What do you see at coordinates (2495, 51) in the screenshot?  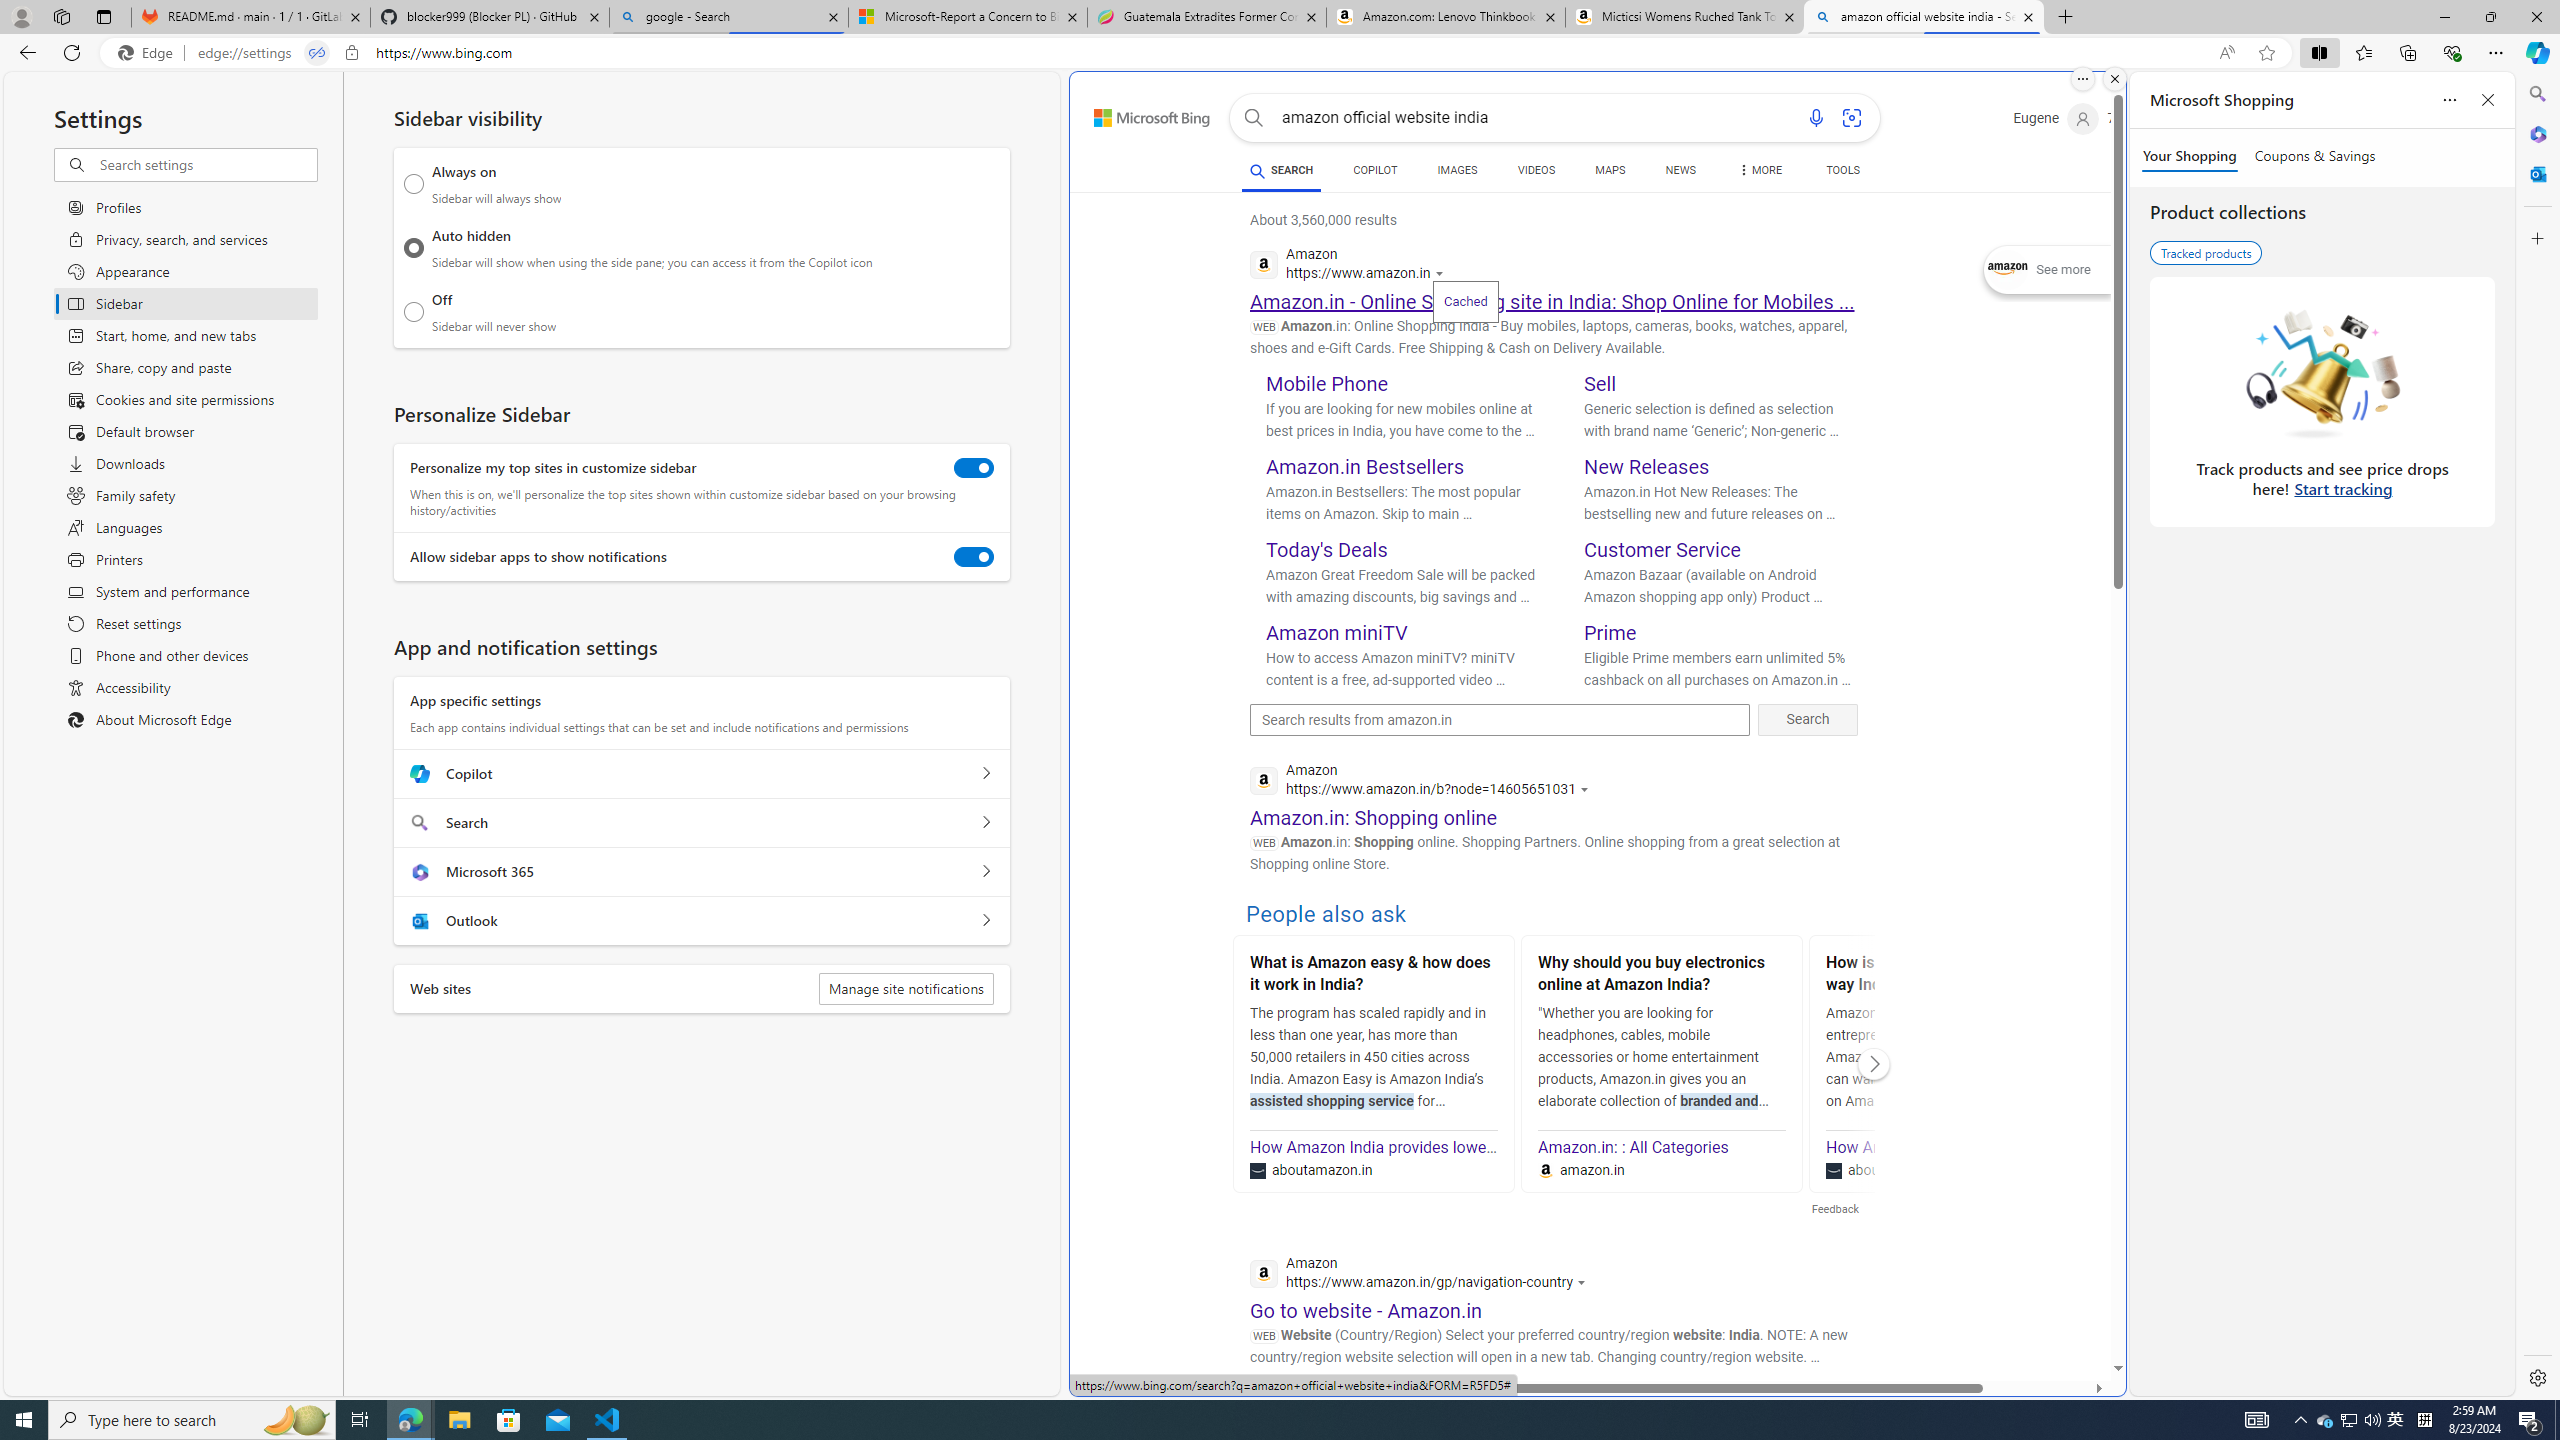 I see `'Settings and more (Alt+F)'` at bounding box center [2495, 51].